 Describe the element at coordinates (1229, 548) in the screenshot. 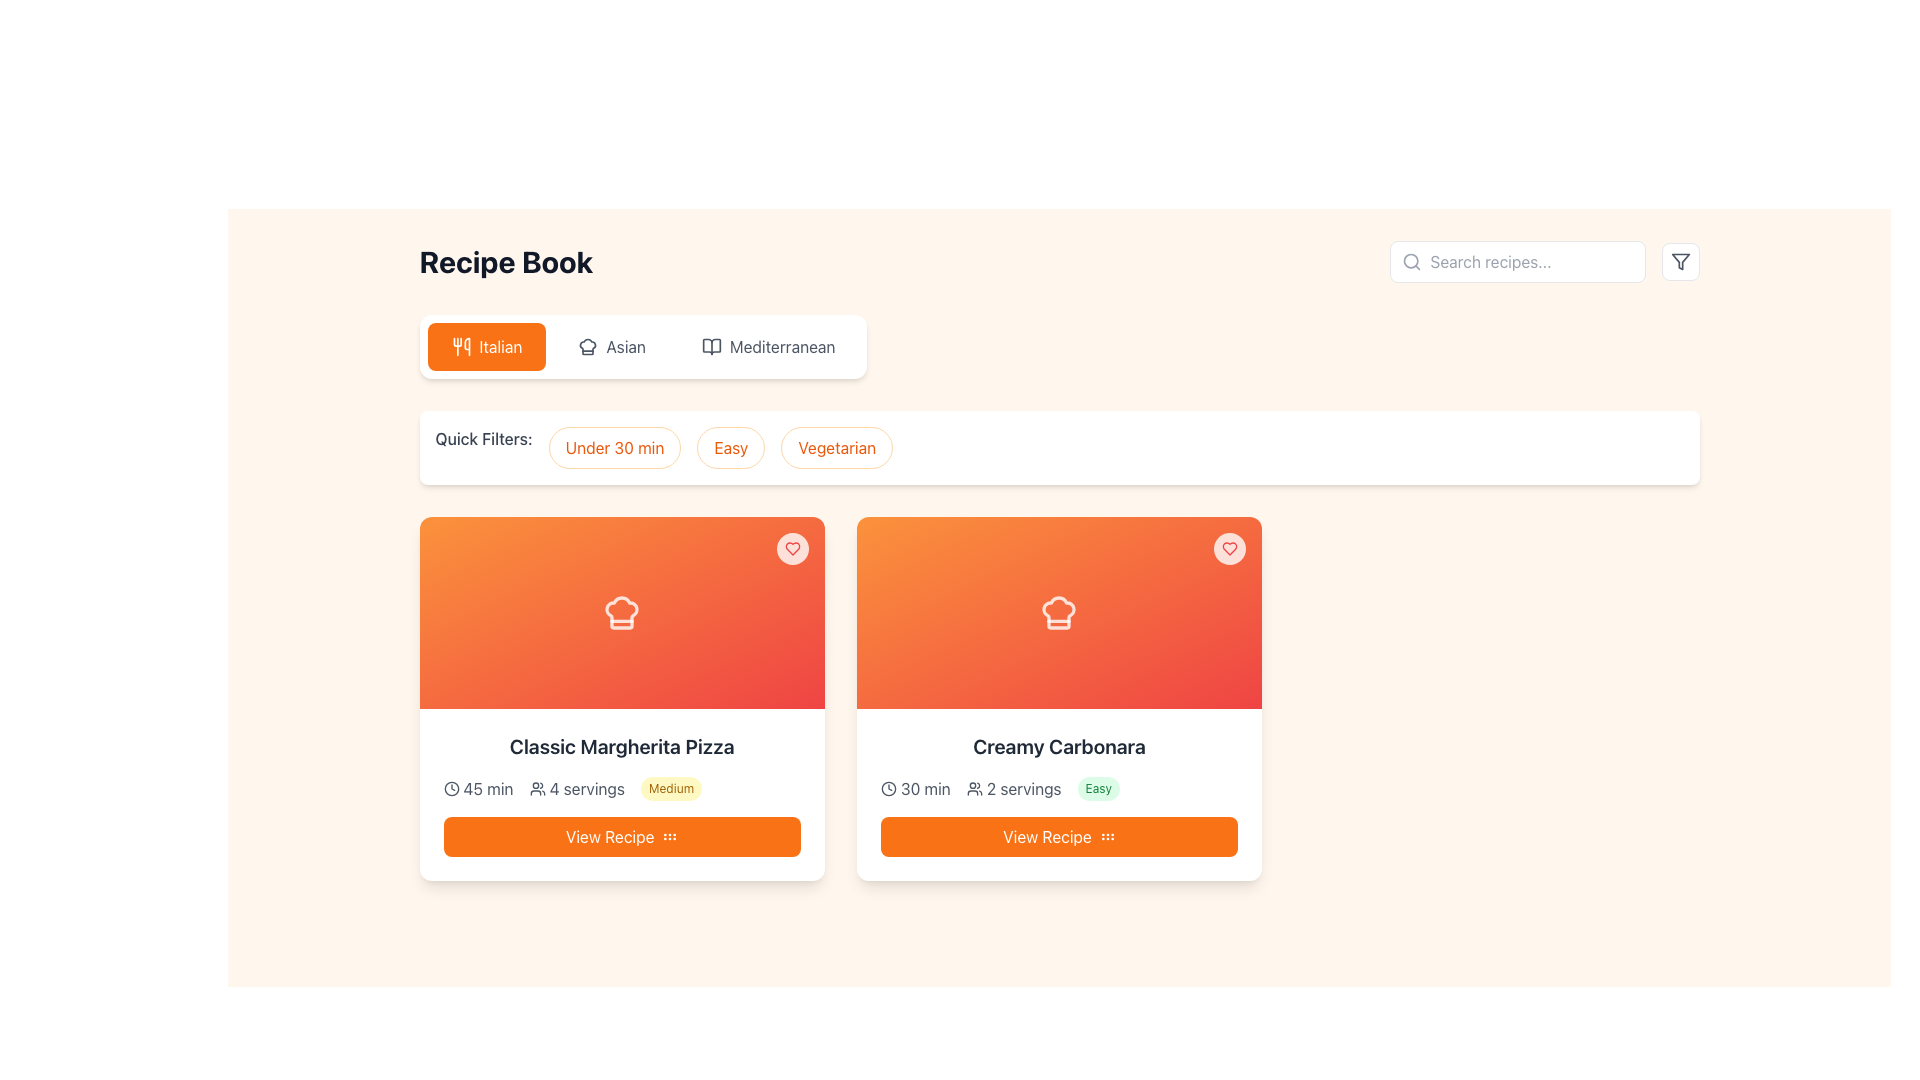

I see `the Favorite icon located at the top right-hand side of the 'Creamy Carbonara' recipe card` at that location.